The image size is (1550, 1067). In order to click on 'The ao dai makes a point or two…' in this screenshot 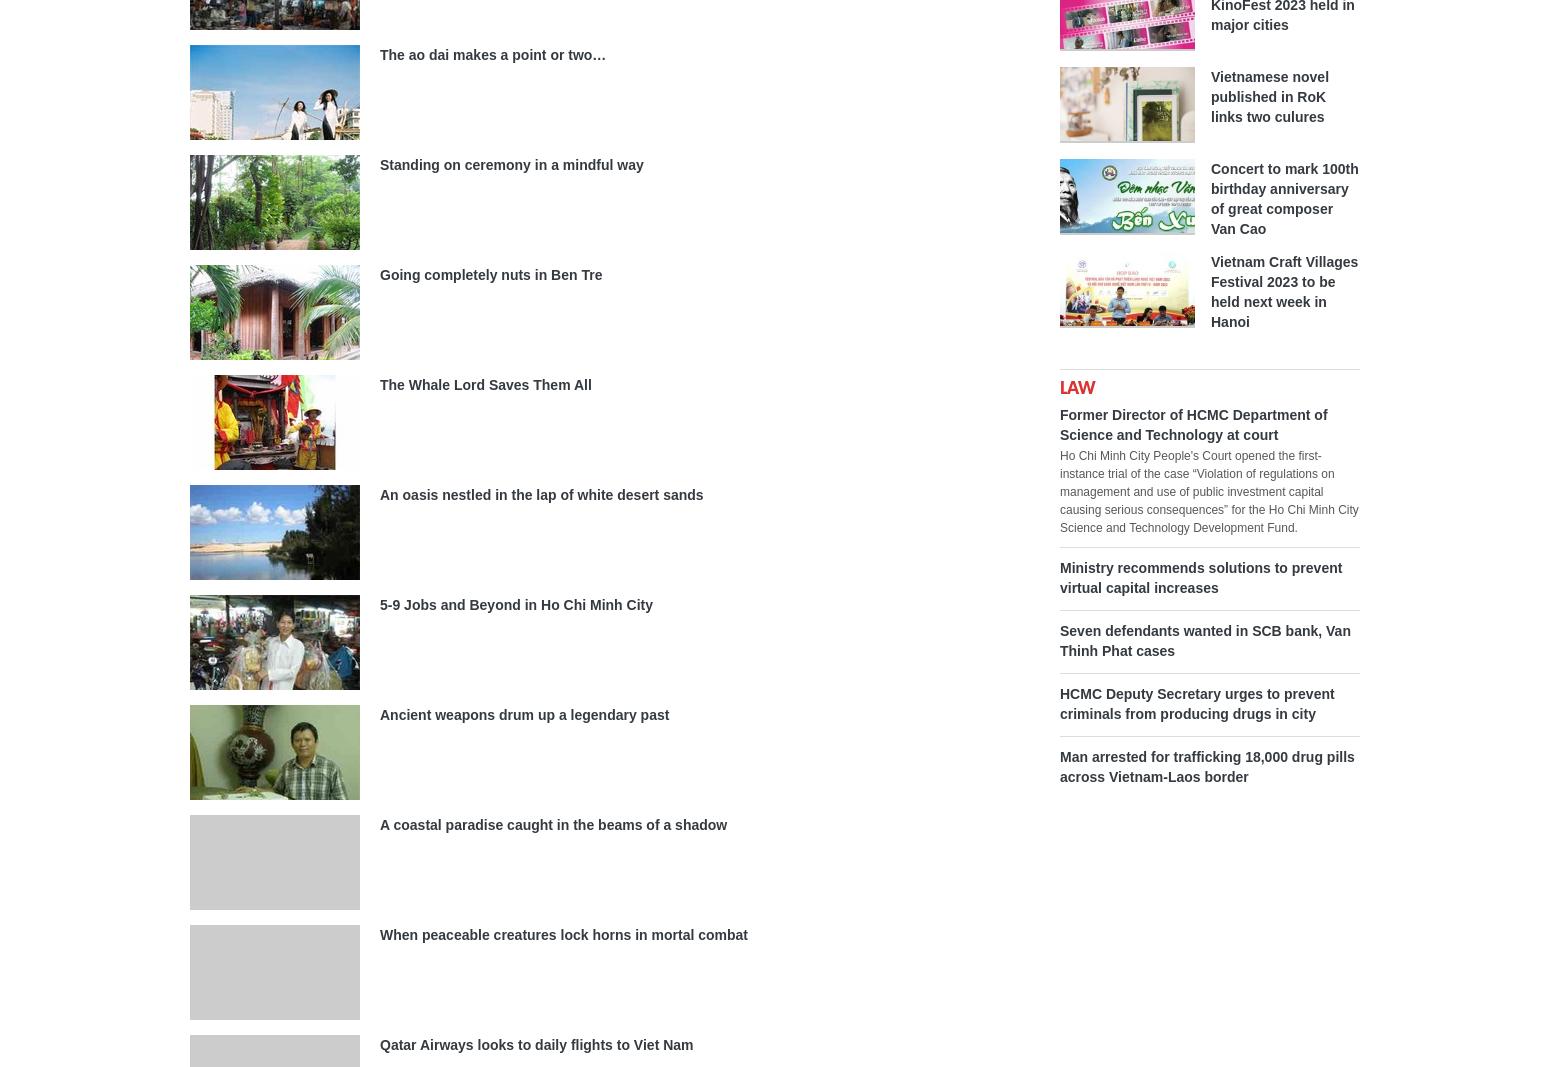, I will do `click(492, 53)`.